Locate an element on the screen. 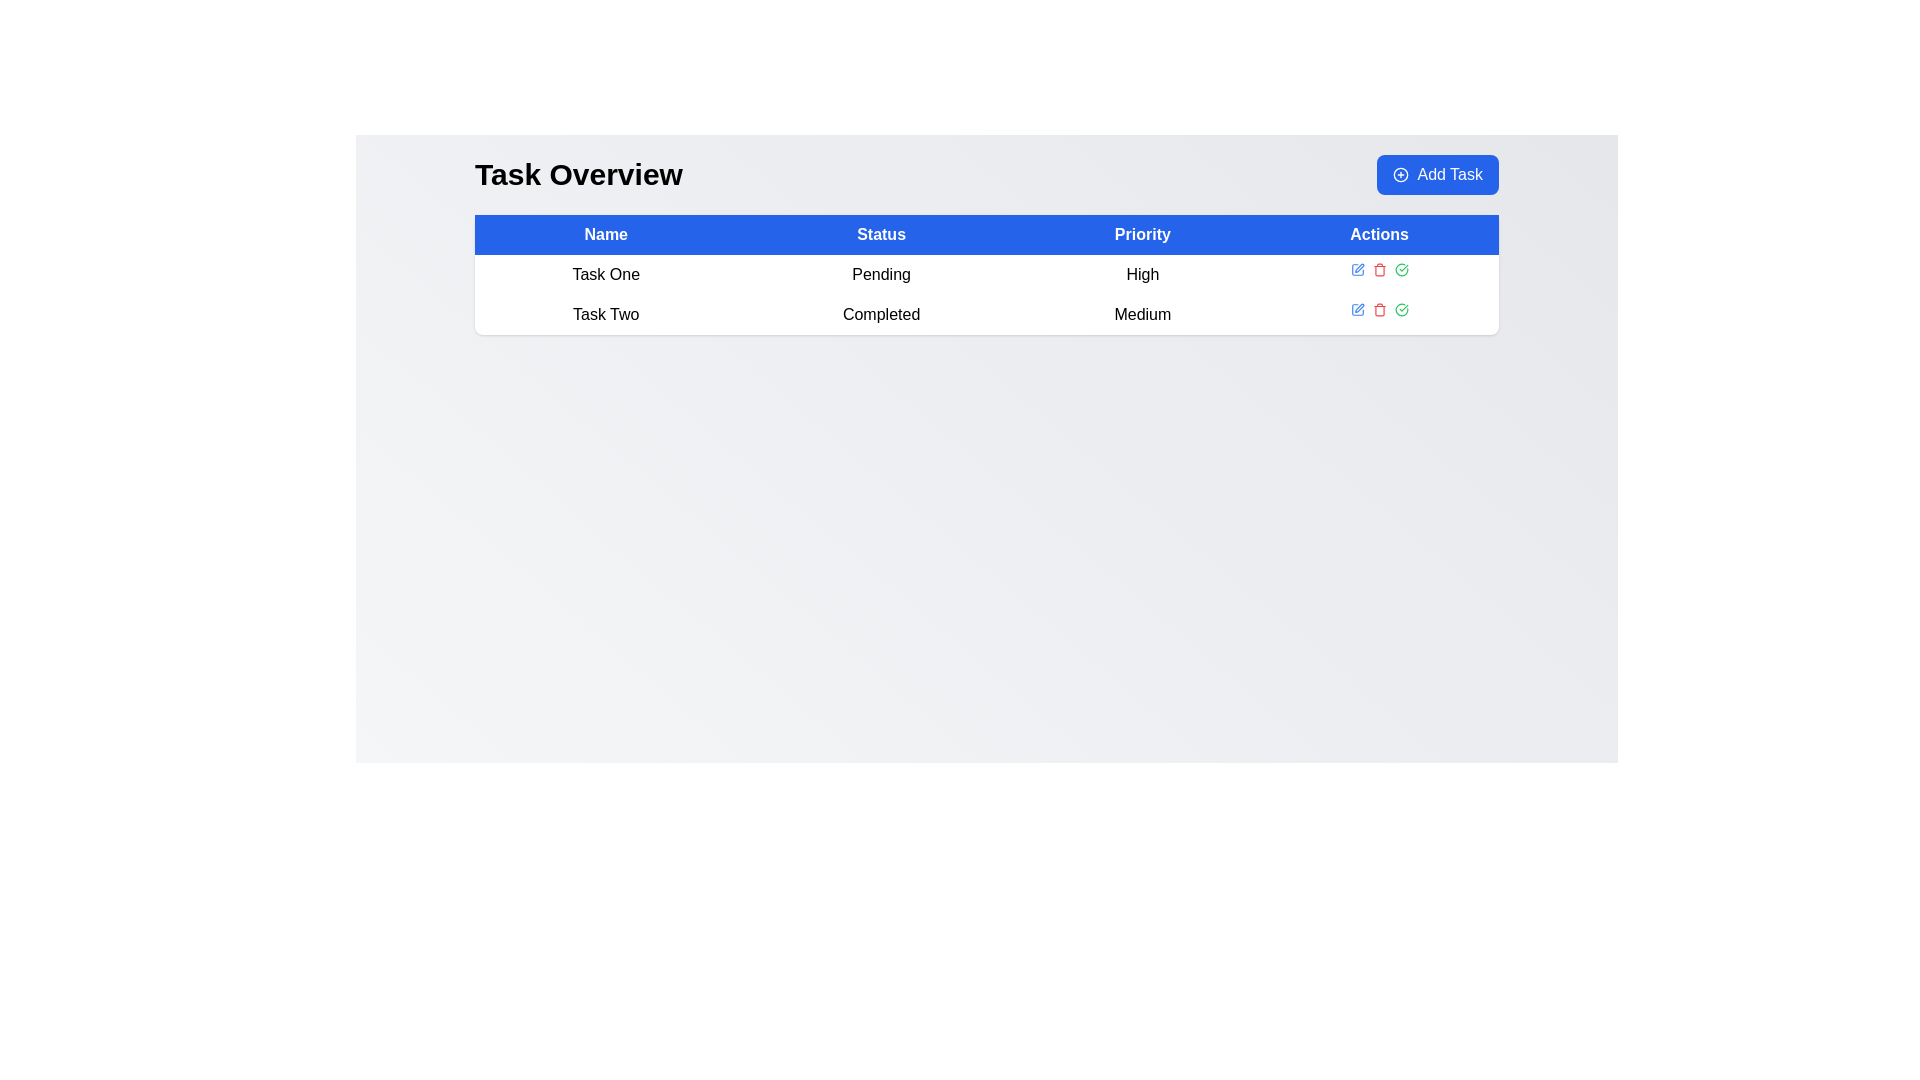  the 'Name' label, which is styled with bold white text on a blue background and is the first header in a table-like structure is located at coordinates (605, 234).